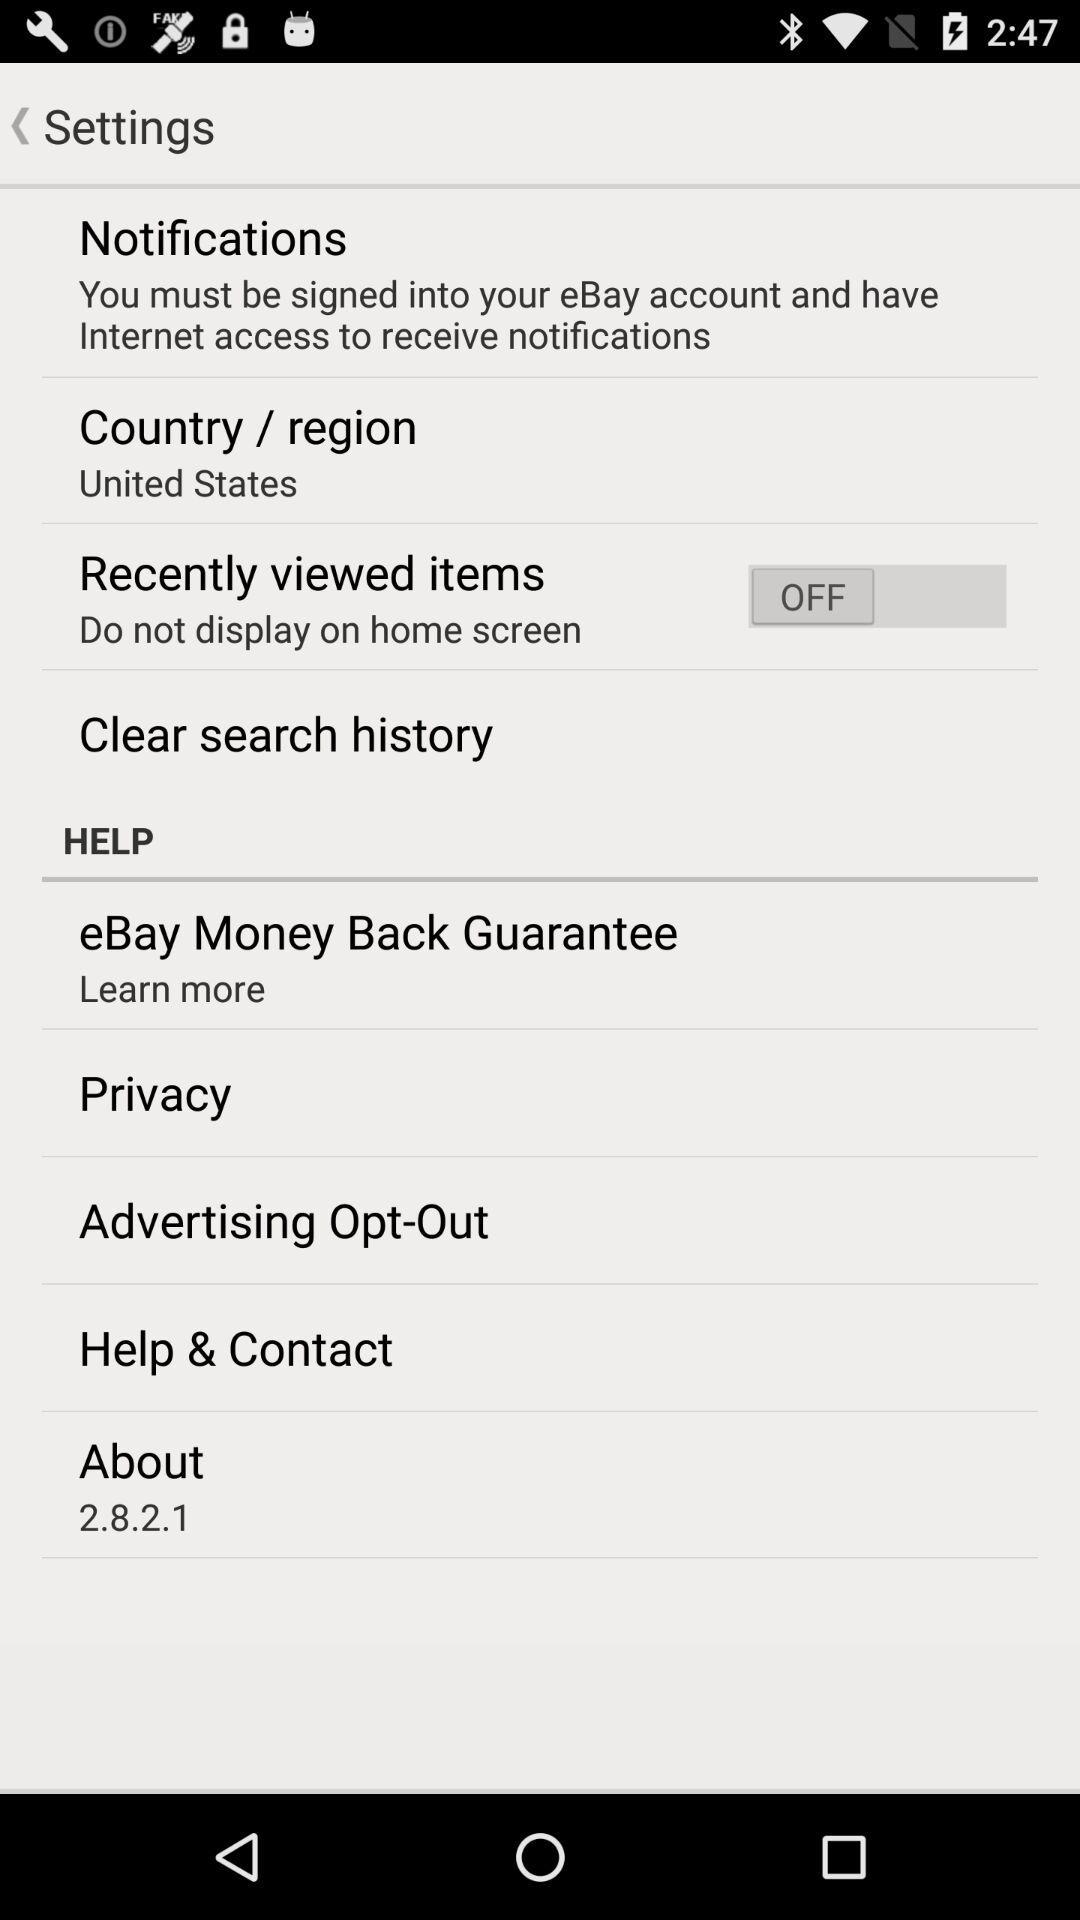  I want to click on item above the do not display item, so click(312, 570).